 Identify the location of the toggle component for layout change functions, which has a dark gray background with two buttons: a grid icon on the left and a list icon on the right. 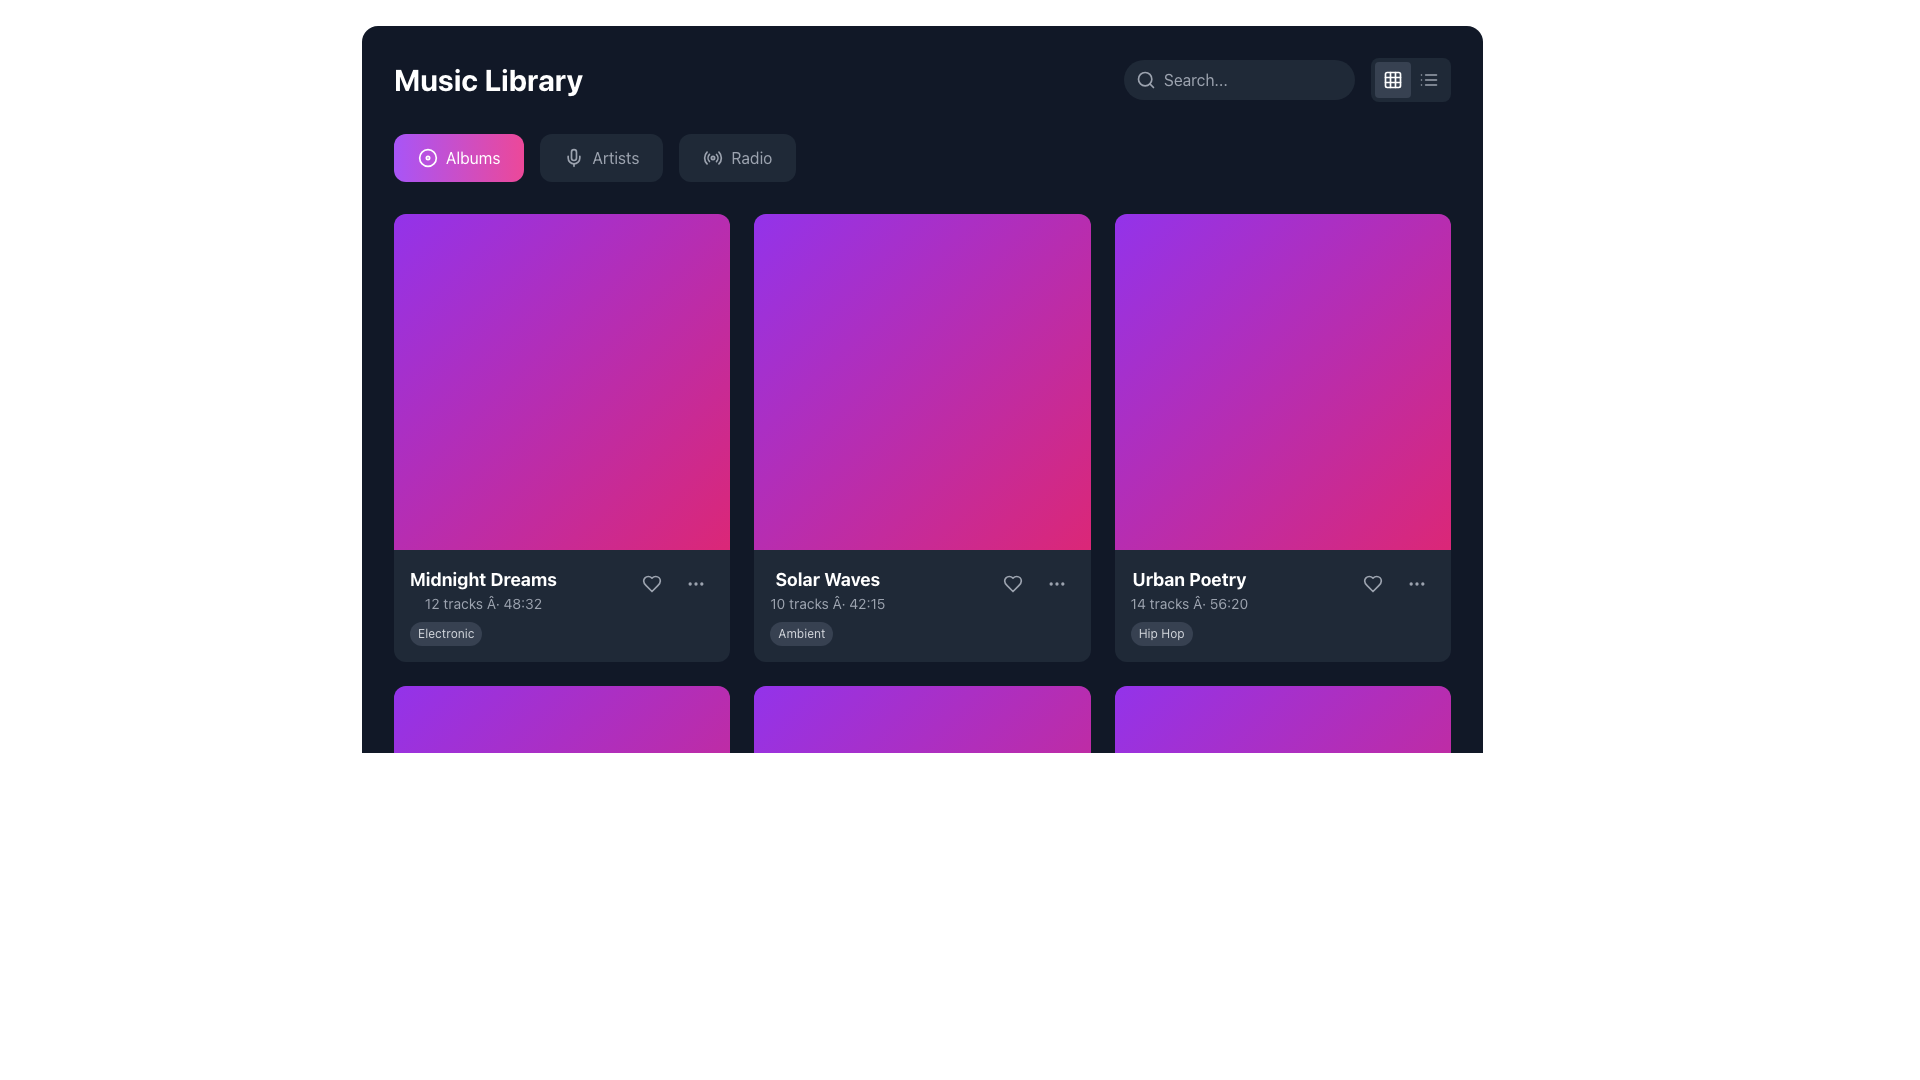
(1410, 79).